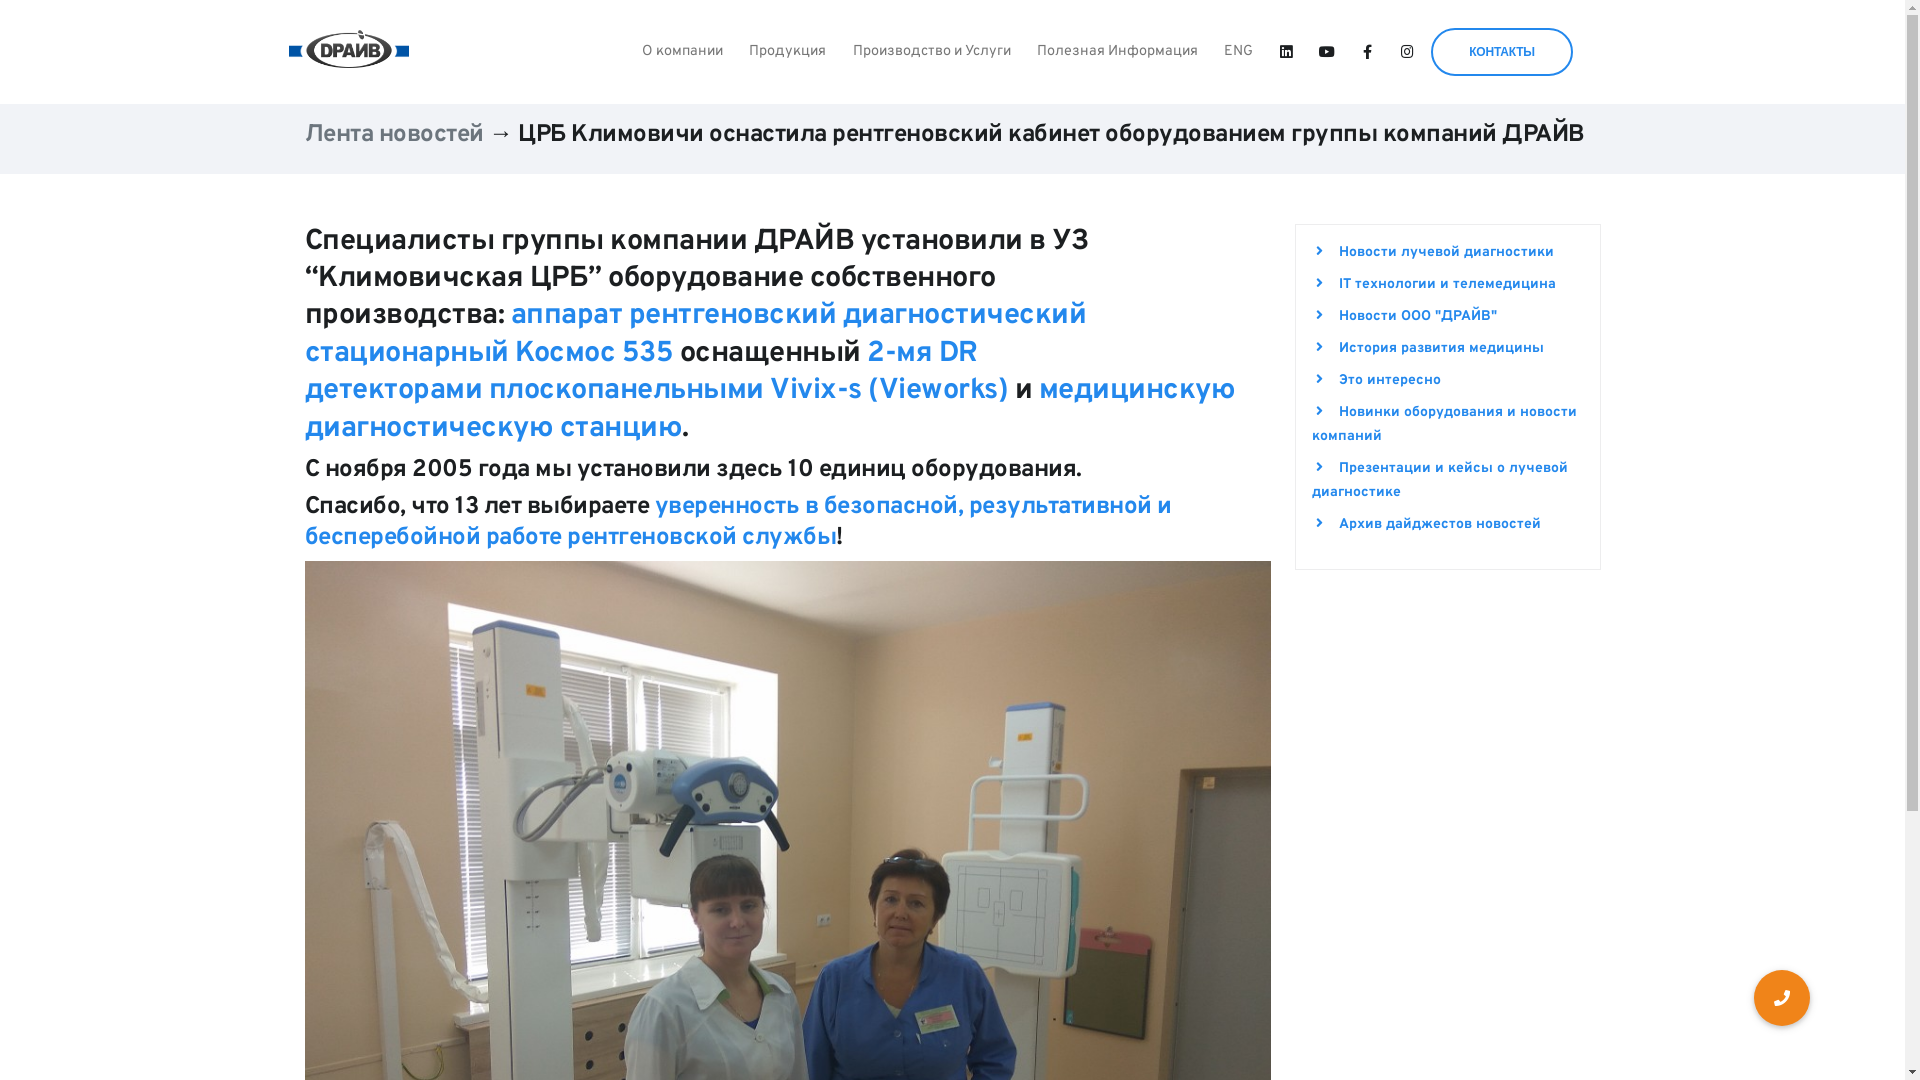 Image resolution: width=1920 pixels, height=1080 pixels. Describe the element at coordinates (1237, 50) in the screenshot. I see `'ENG'` at that location.